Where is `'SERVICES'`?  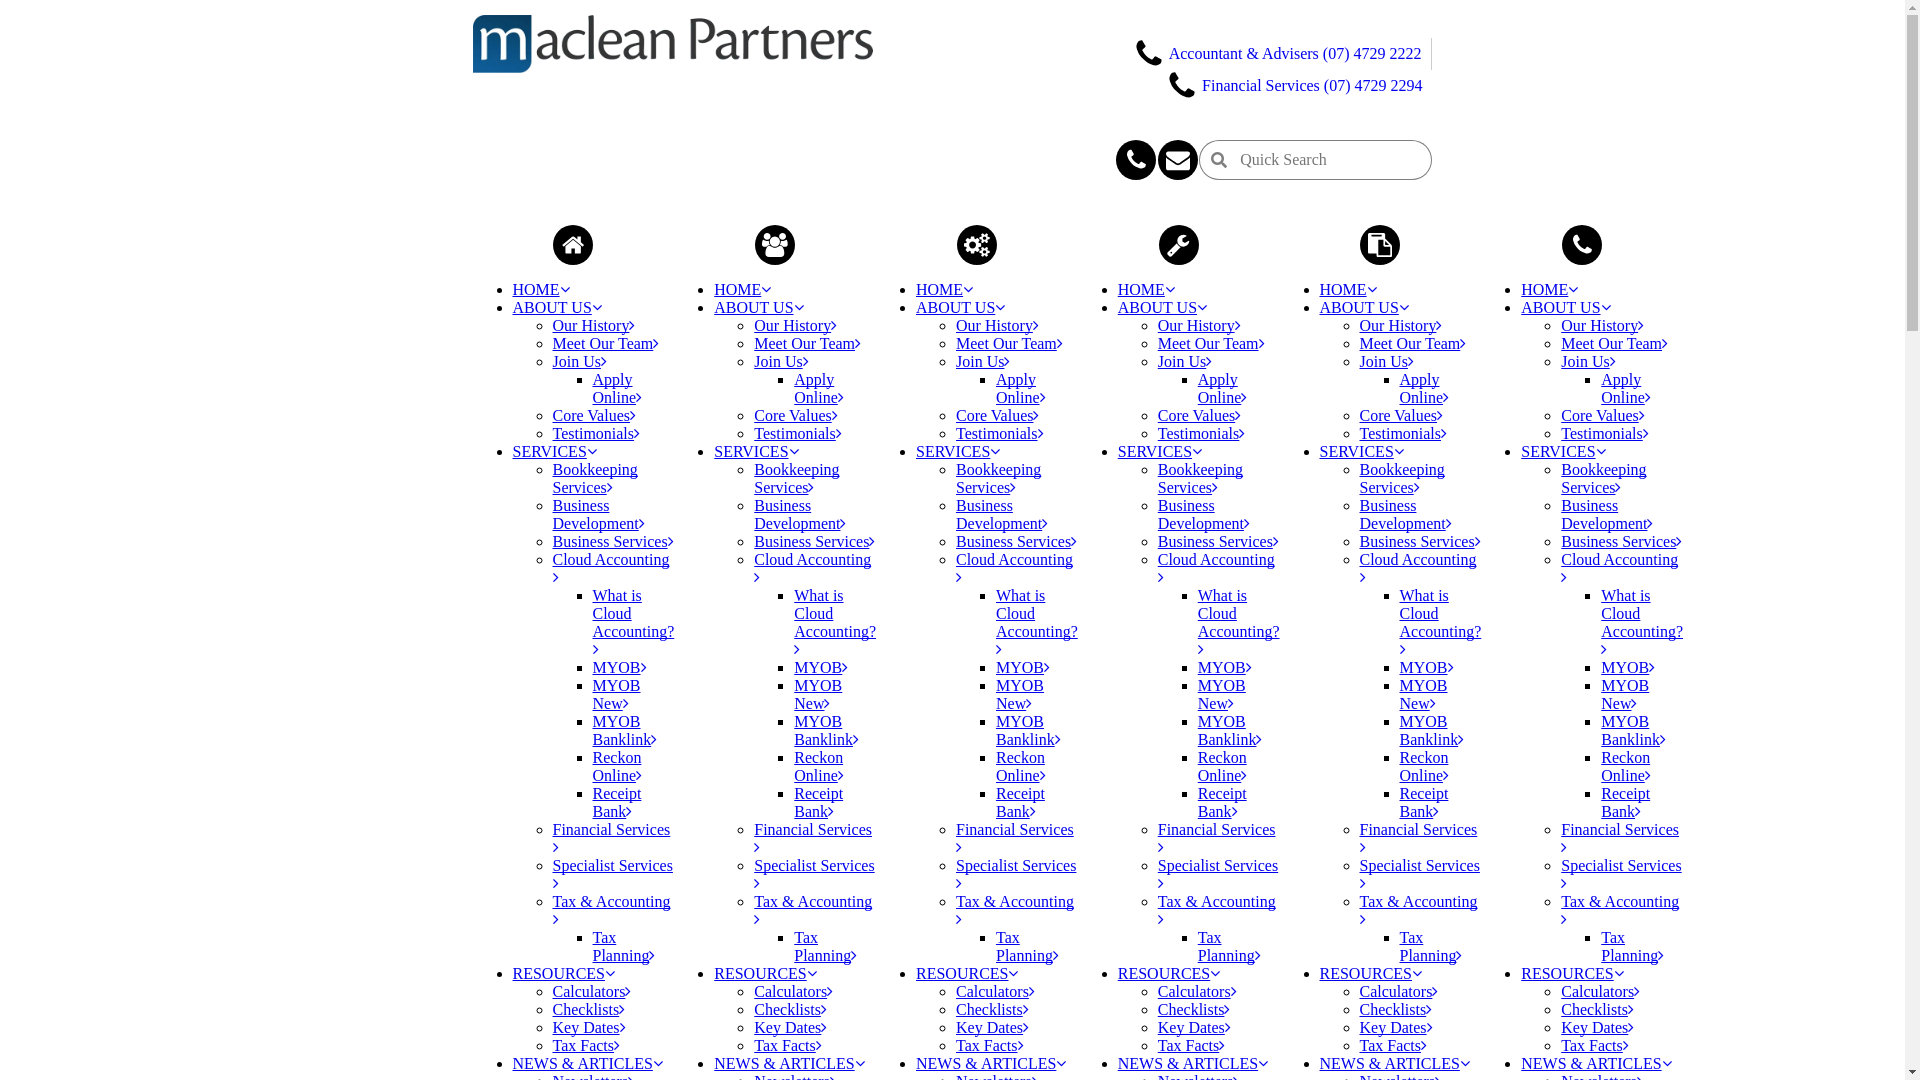
'SERVICES' is located at coordinates (553, 451).